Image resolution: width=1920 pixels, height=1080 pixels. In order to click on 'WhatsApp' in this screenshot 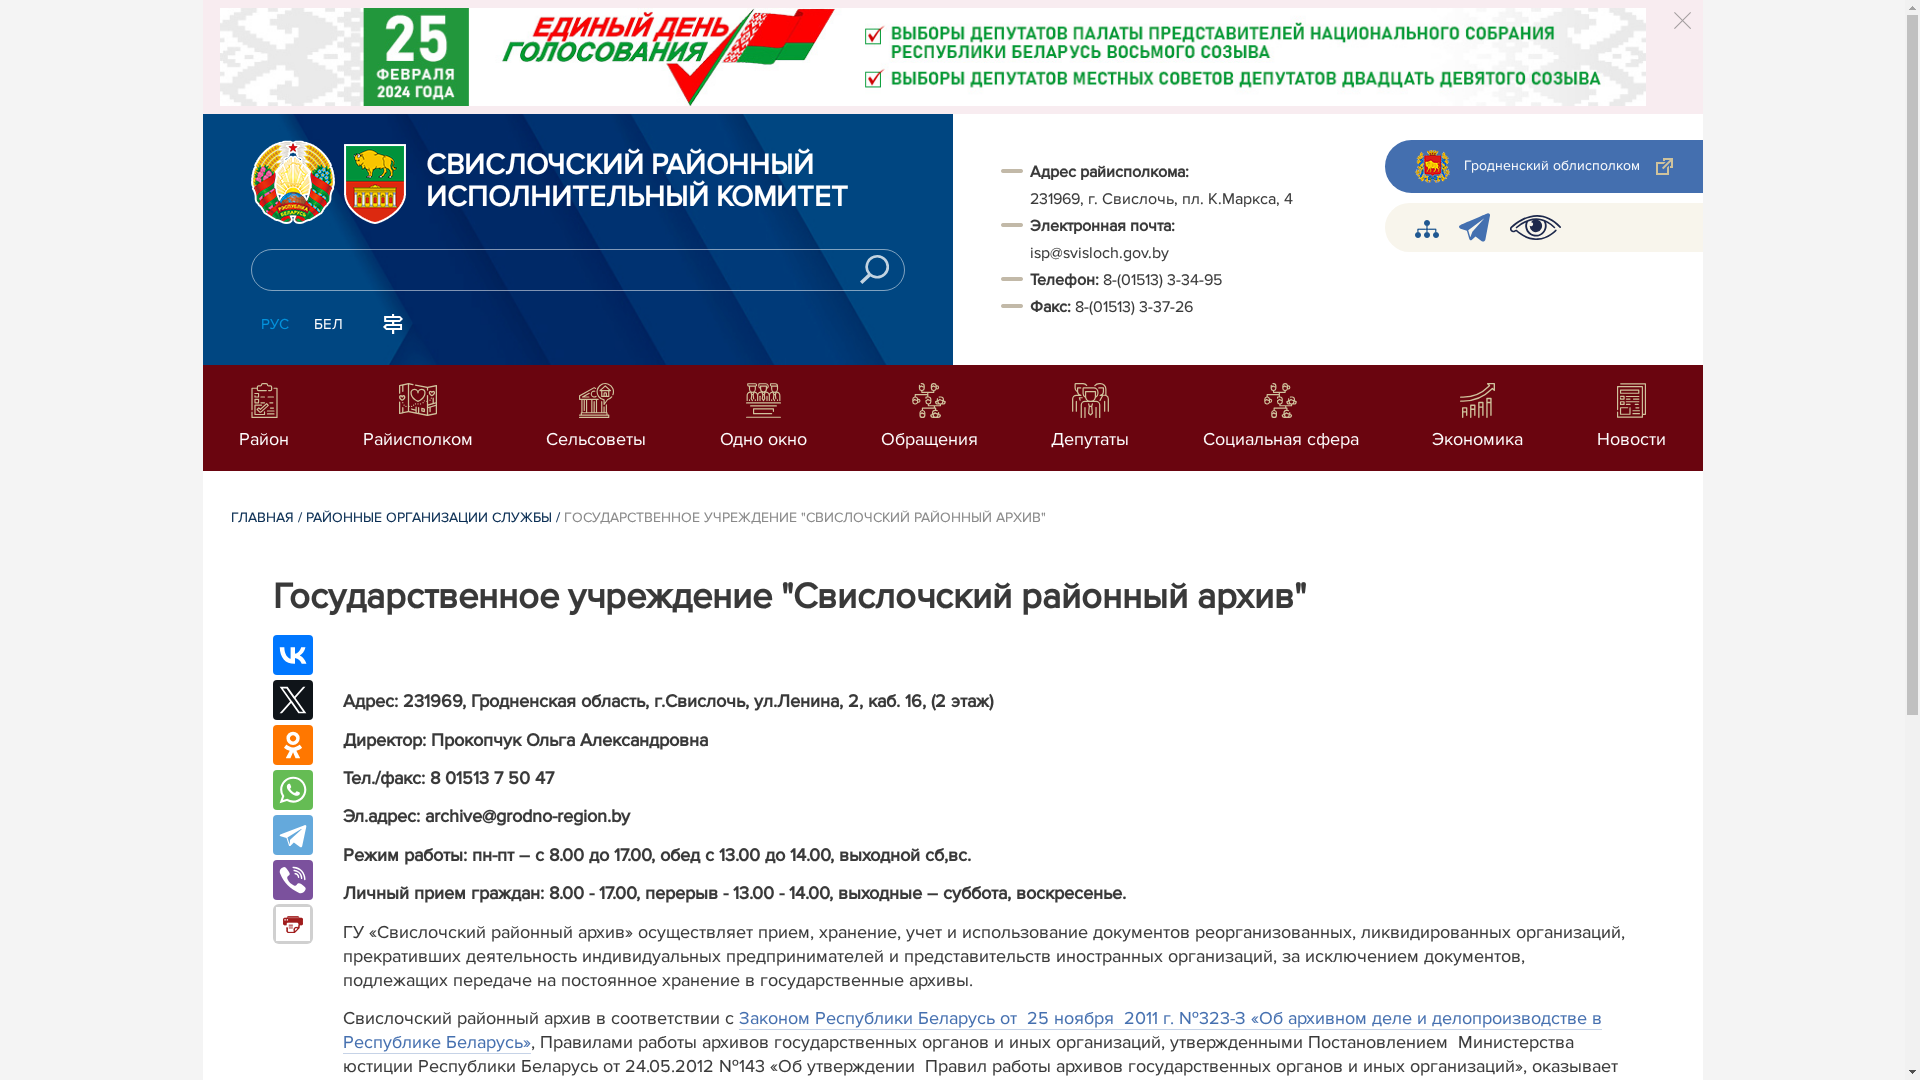, I will do `click(291, 789)`.